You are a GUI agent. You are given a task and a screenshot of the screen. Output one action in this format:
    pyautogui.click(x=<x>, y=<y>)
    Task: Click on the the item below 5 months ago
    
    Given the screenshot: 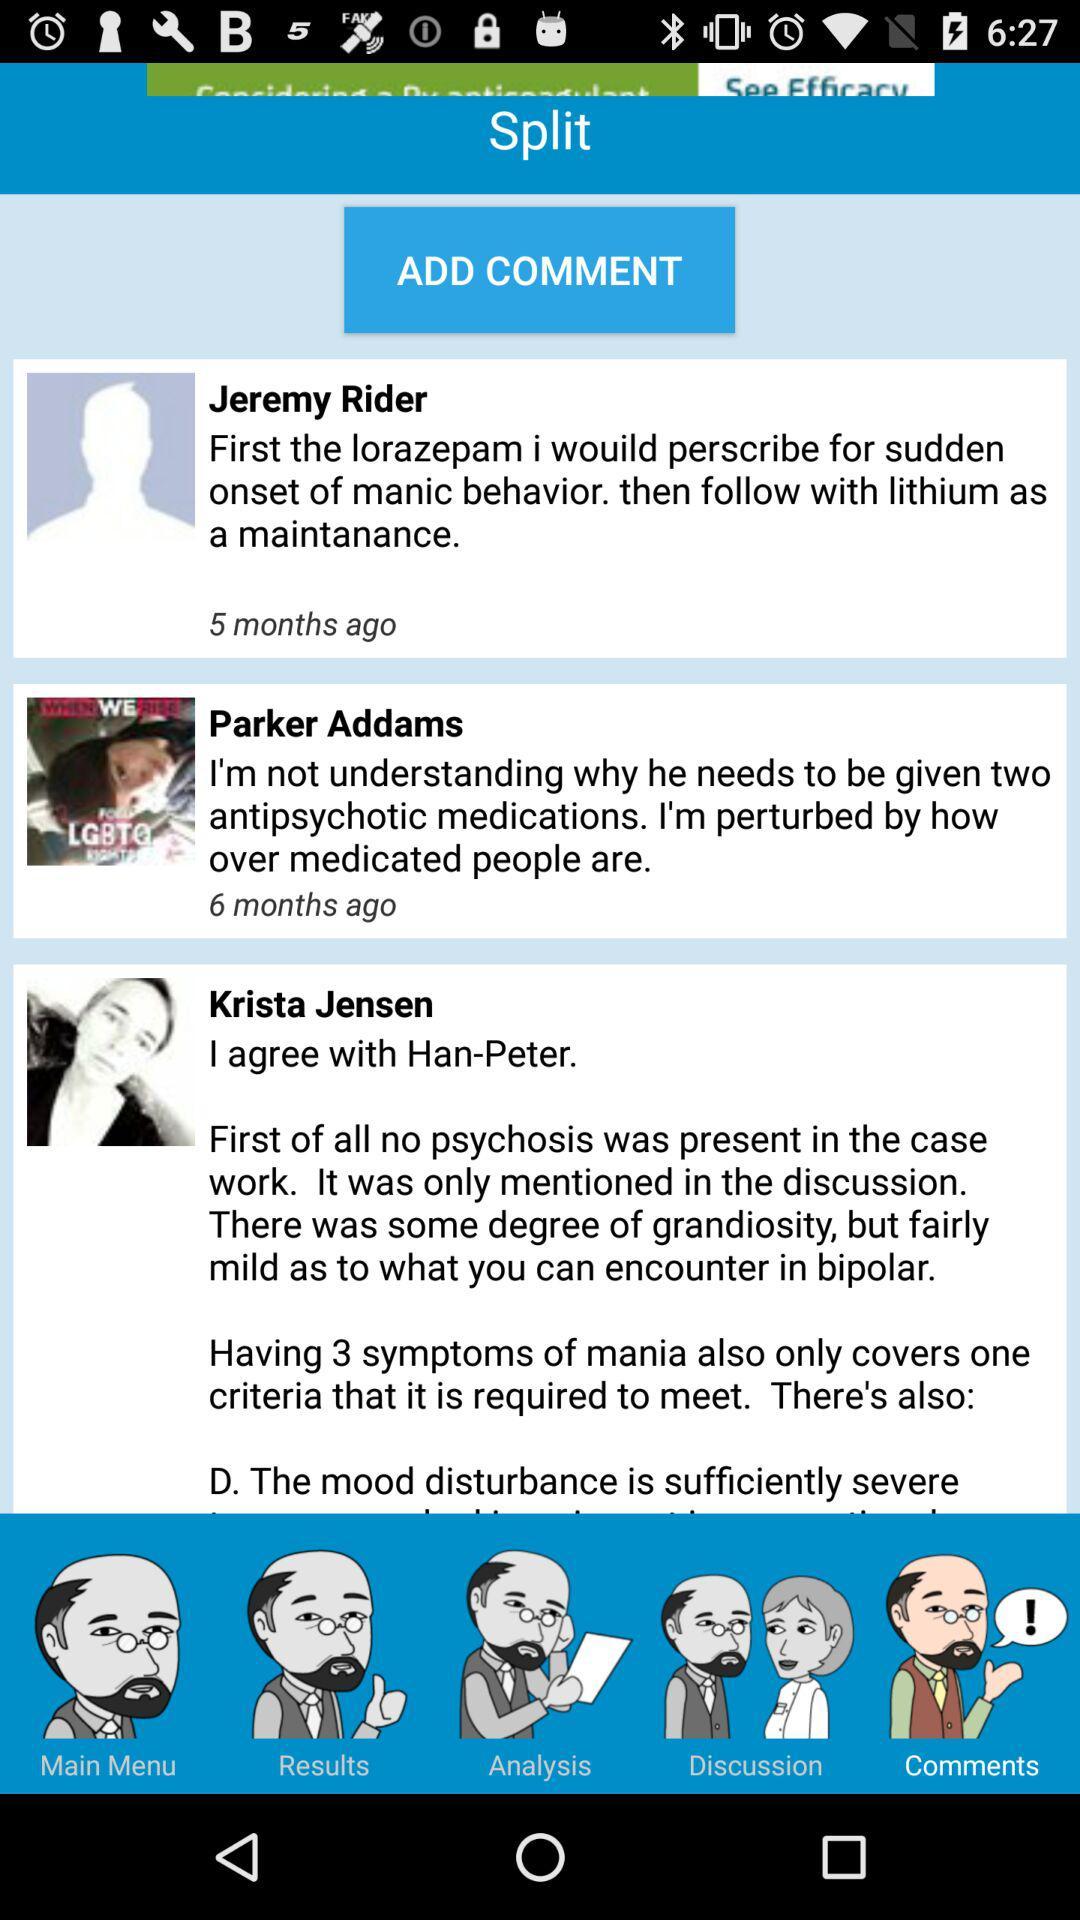 What is the action you would take?
    pyautogui.click(x=630, y=721)
    